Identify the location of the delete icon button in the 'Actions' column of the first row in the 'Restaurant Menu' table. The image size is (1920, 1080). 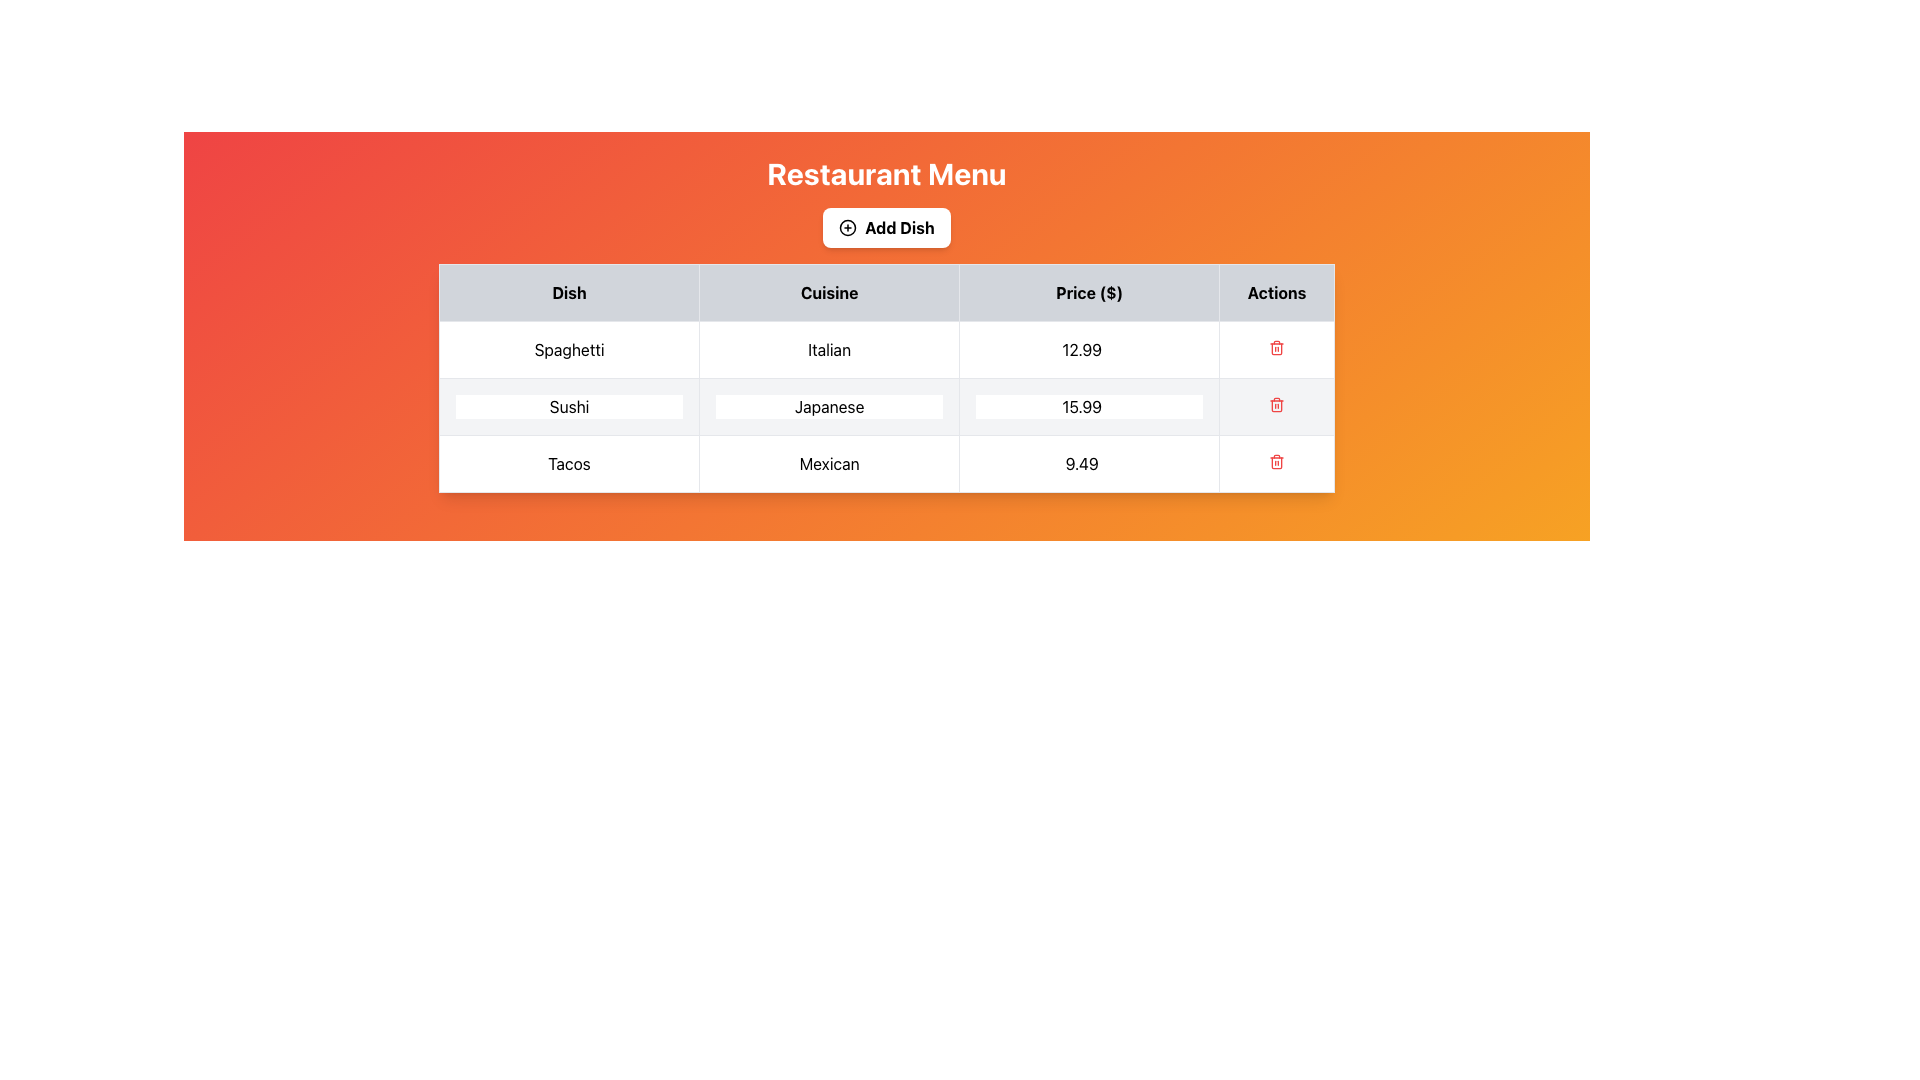
(1276, 346).